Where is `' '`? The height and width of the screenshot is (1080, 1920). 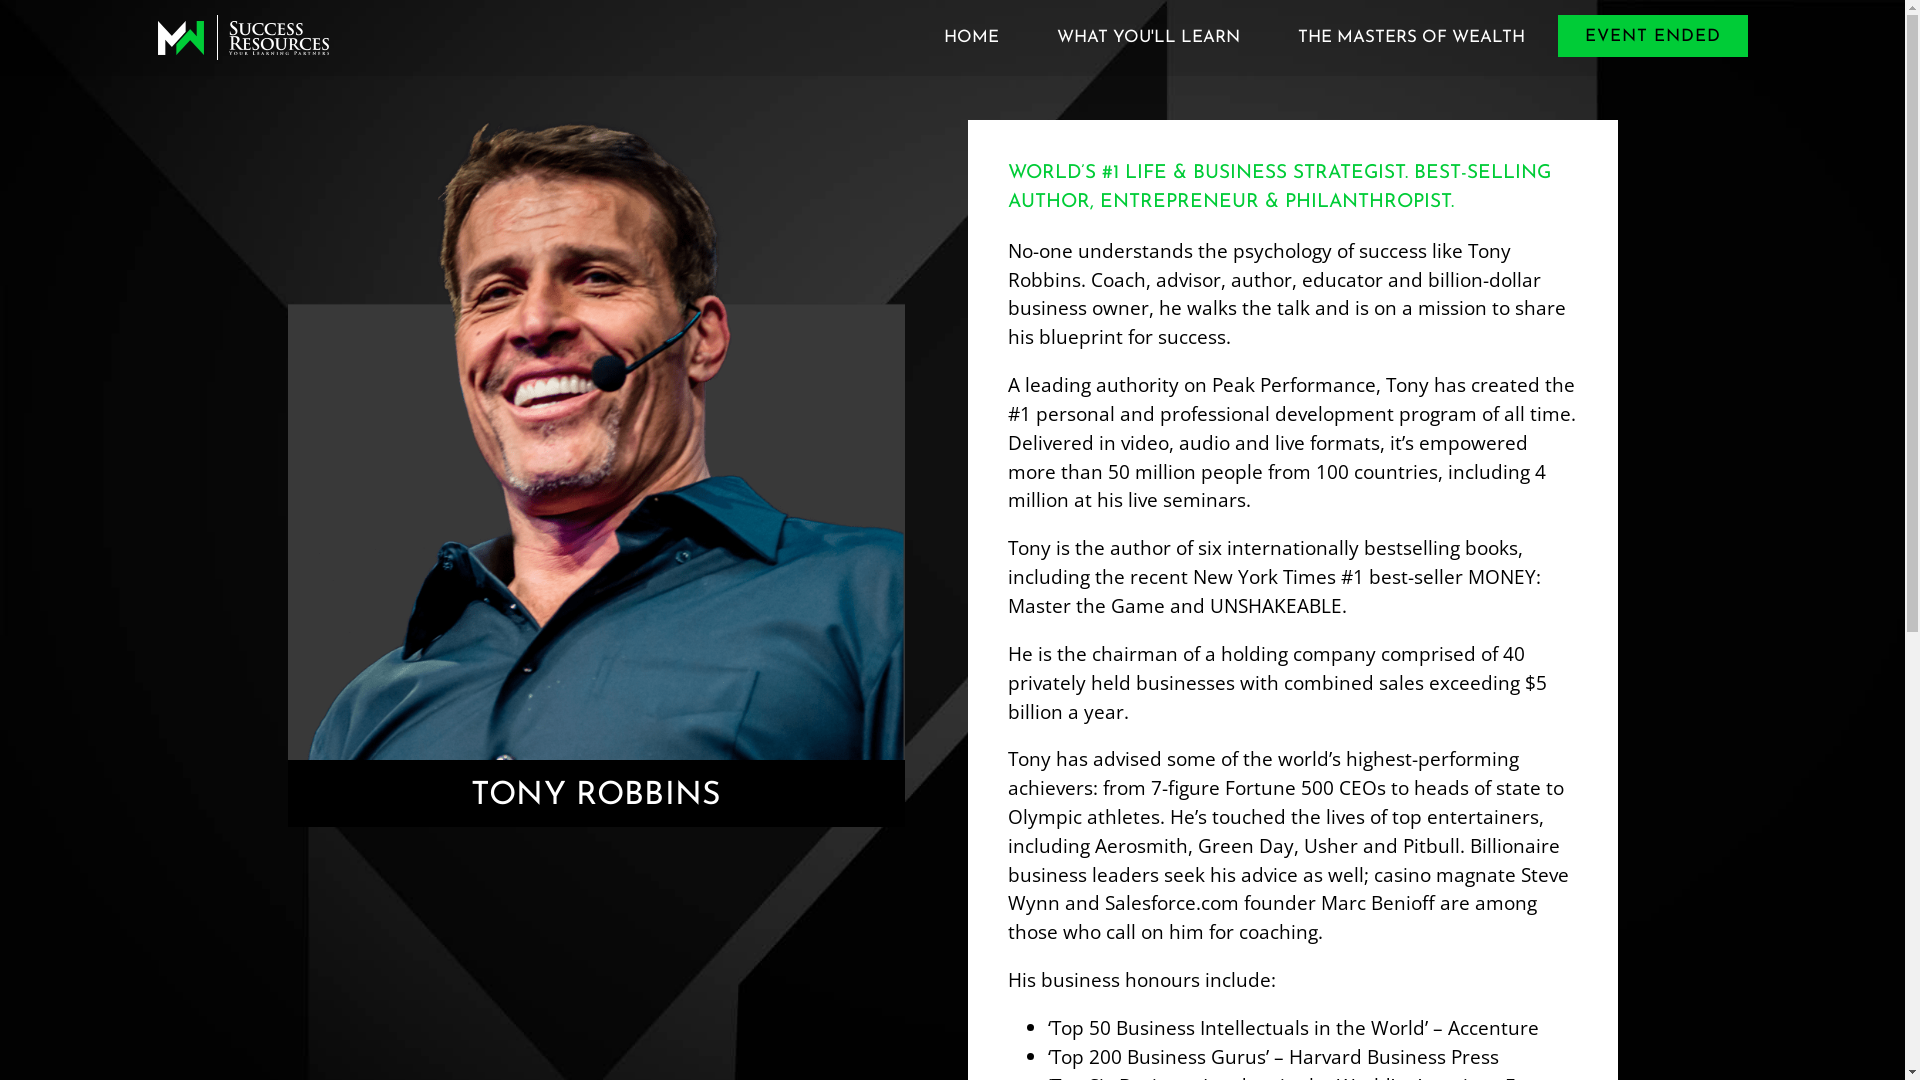
' ' is located at coordinates (242, 37).